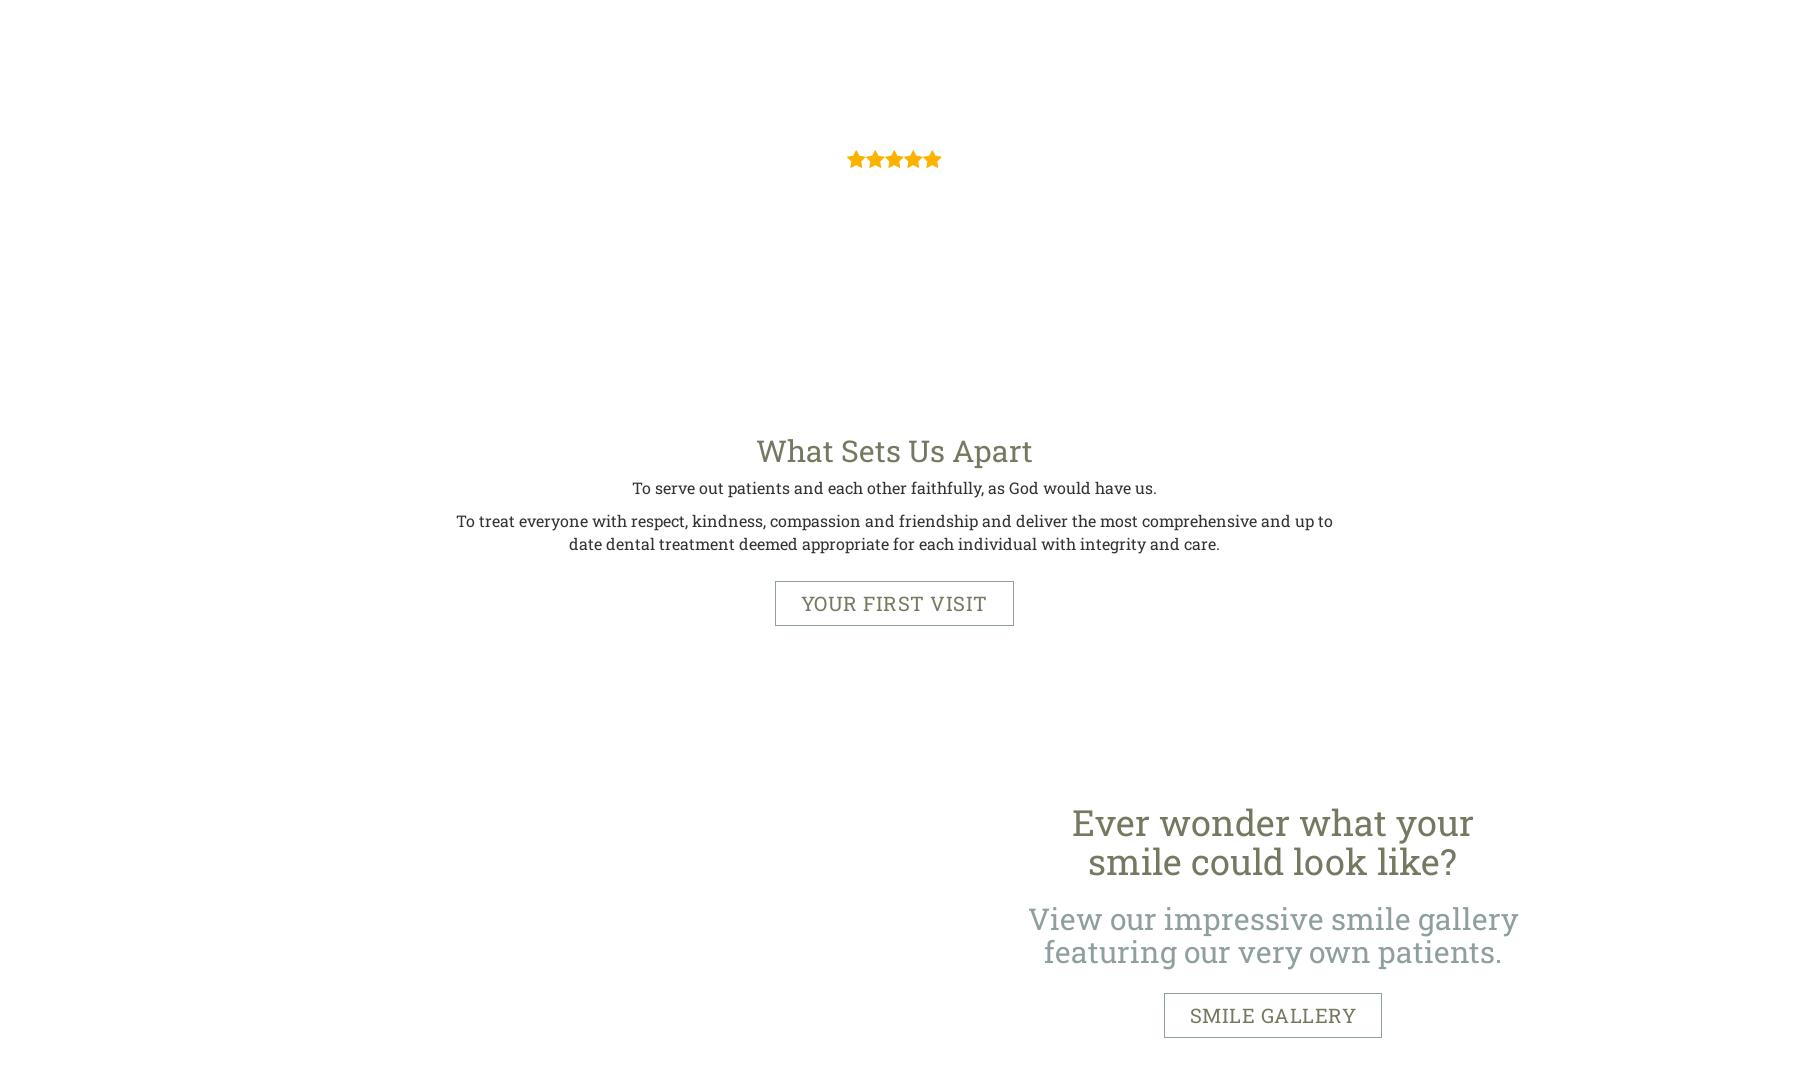 This screenshot has height=1066, width=1803. Describe the element at coordinates (892, 450) in the screenshot. I see `'What Sets Us Apart'` at that location.